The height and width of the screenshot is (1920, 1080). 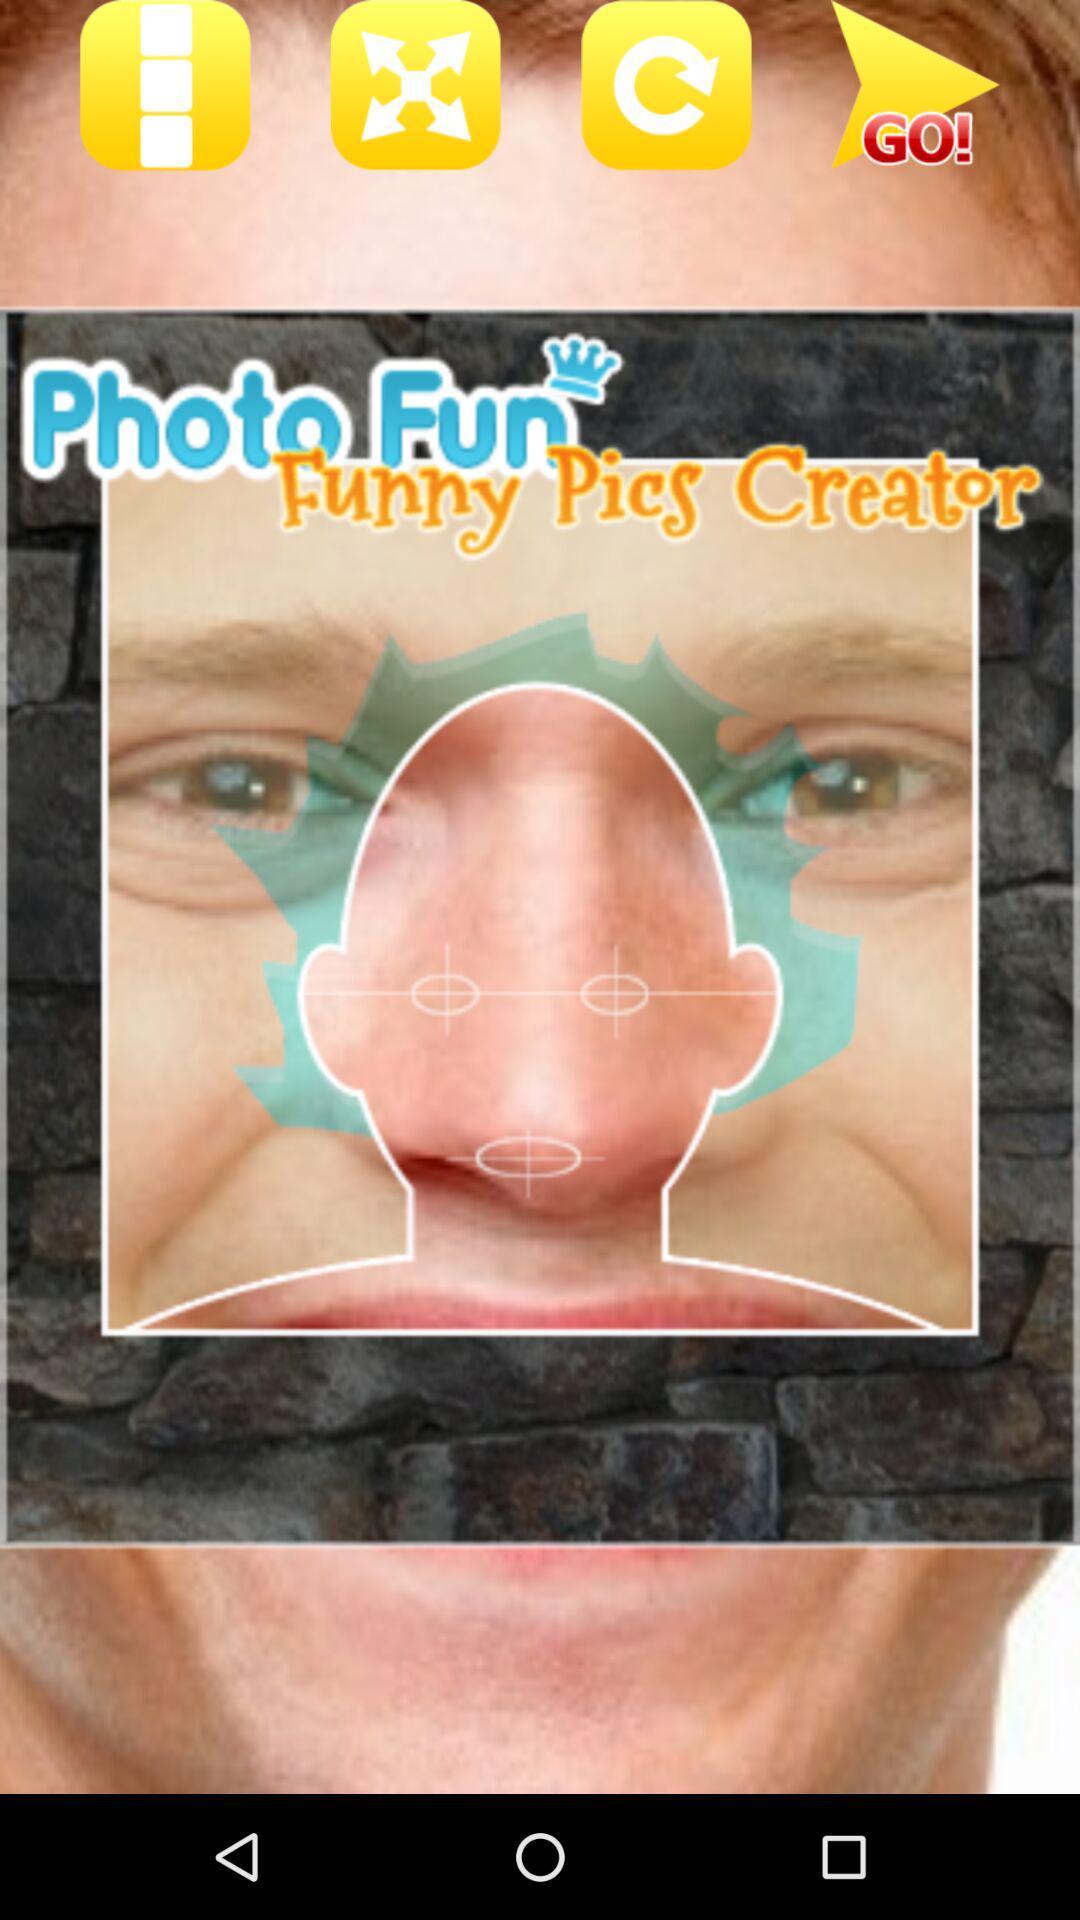 What do you see at coordinates (666, 90) in the screenshot?
I see `the refresh icon` at bounding box center [666, 90].